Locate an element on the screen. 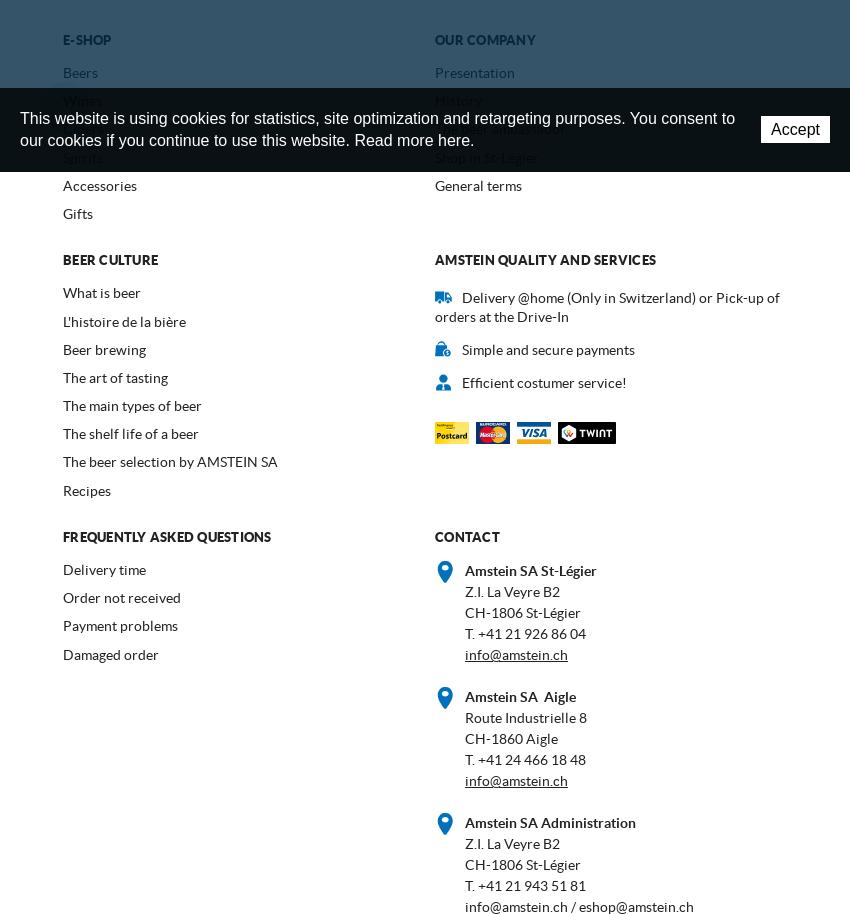  'CH-1860 Aigle' is located at coordinates (464, 738).